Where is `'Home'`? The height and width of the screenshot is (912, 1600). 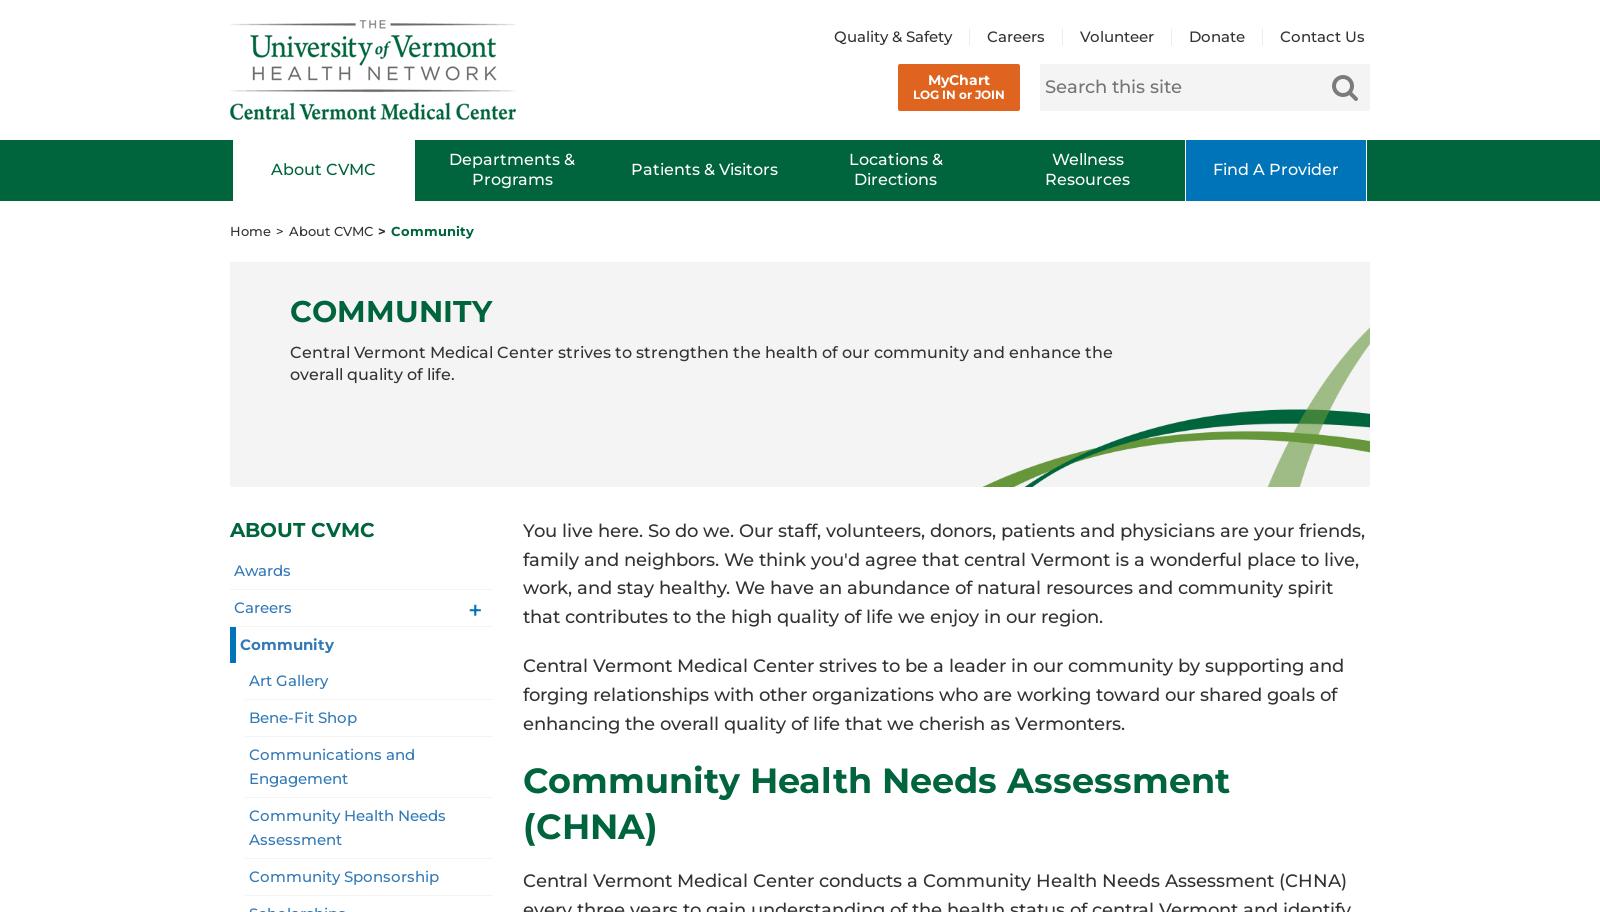
'Home' is located at coordinates (250, 230).